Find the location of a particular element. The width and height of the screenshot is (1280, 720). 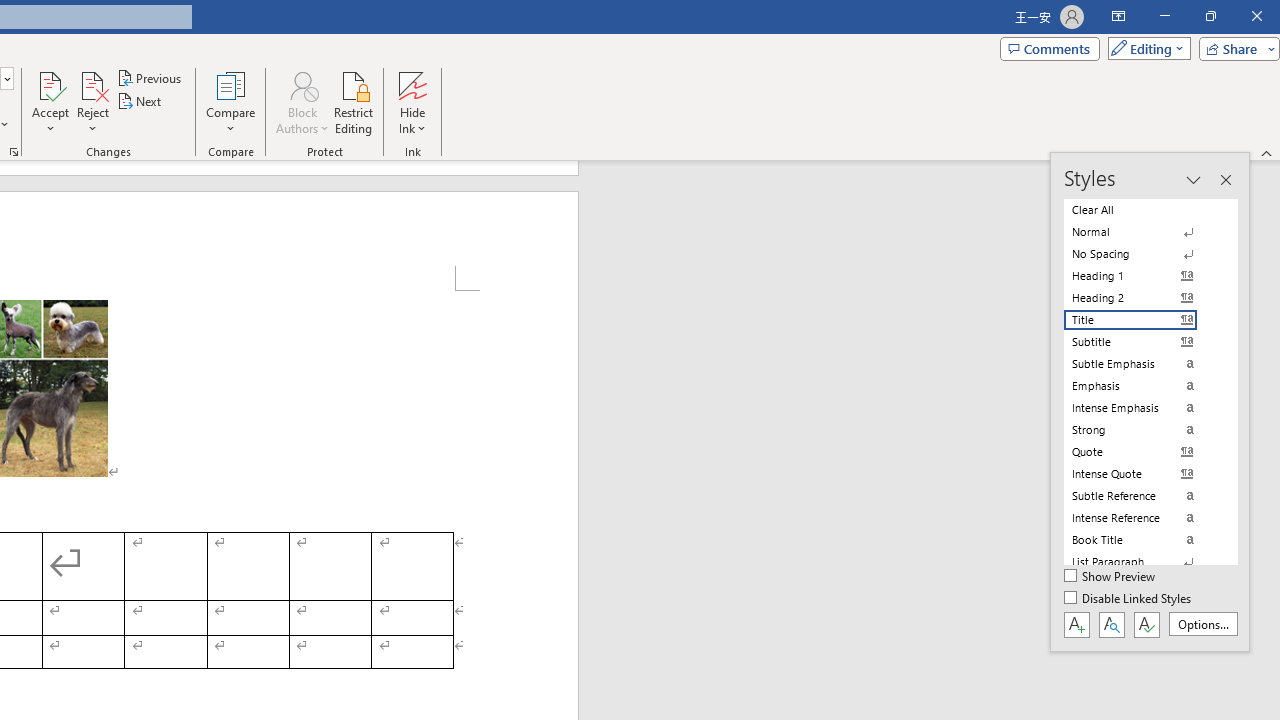

'Clear All' is located at coordinates (1142, 209).